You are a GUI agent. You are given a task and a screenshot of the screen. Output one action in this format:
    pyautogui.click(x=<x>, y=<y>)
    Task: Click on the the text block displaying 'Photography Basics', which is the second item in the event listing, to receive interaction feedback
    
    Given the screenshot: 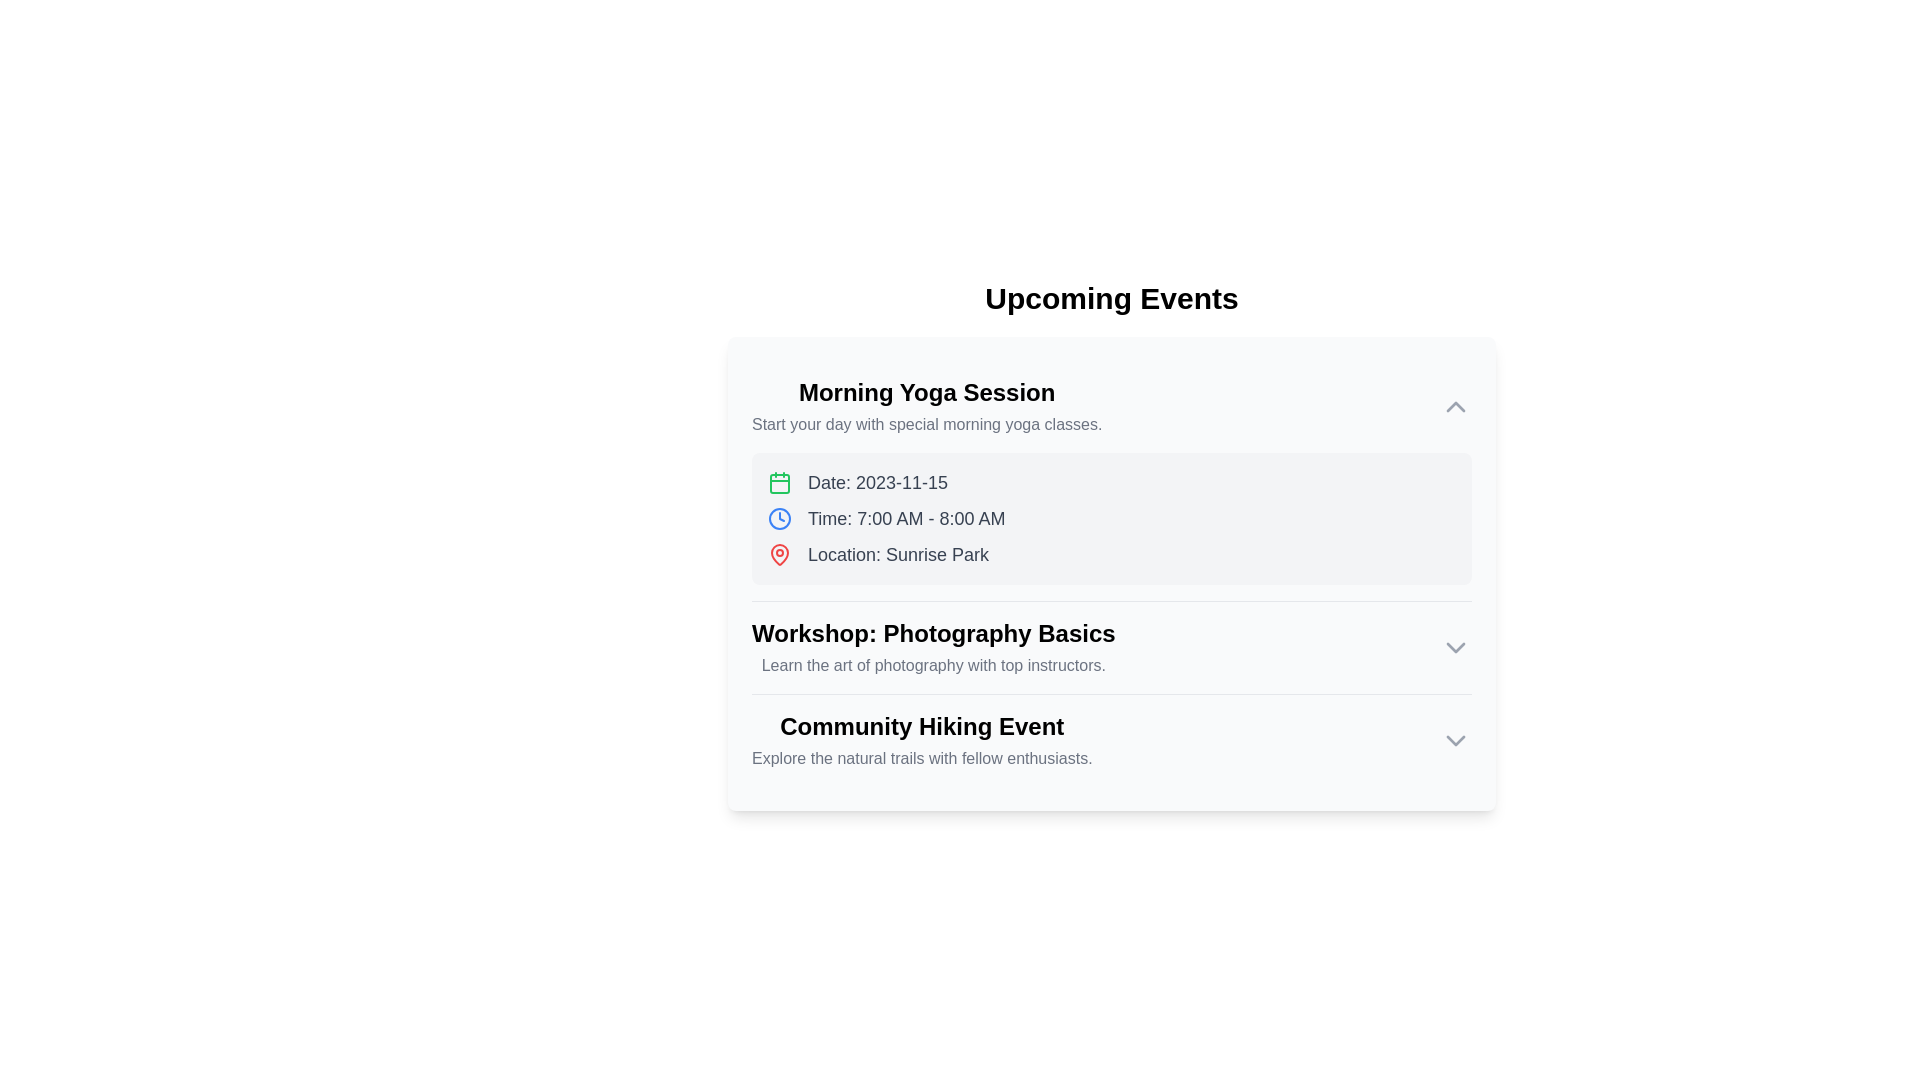 What is the action you would take?
    pyautogui.click(x=932, y=648)
    